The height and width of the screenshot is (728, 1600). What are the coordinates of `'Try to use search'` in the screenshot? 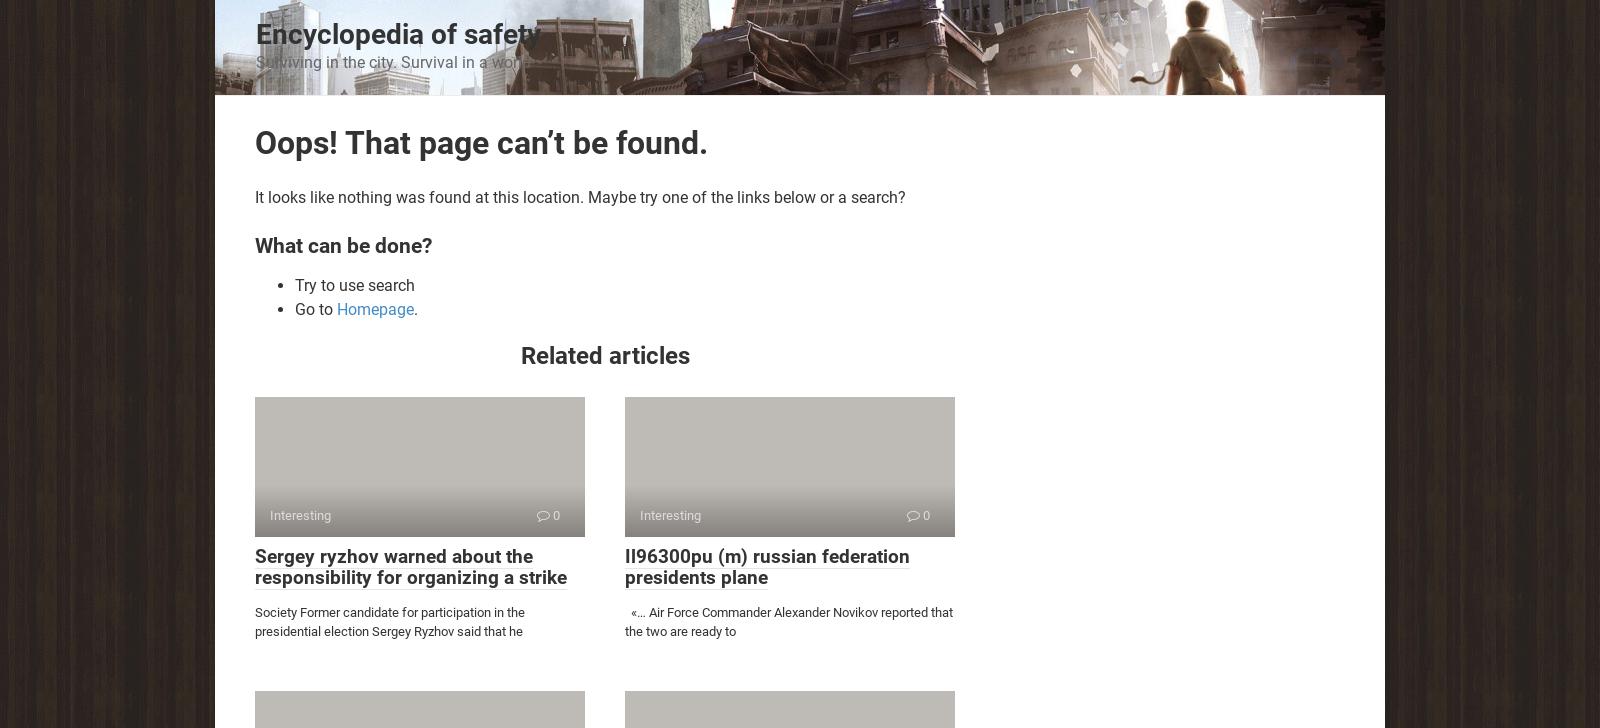 It's located at (295, 284).